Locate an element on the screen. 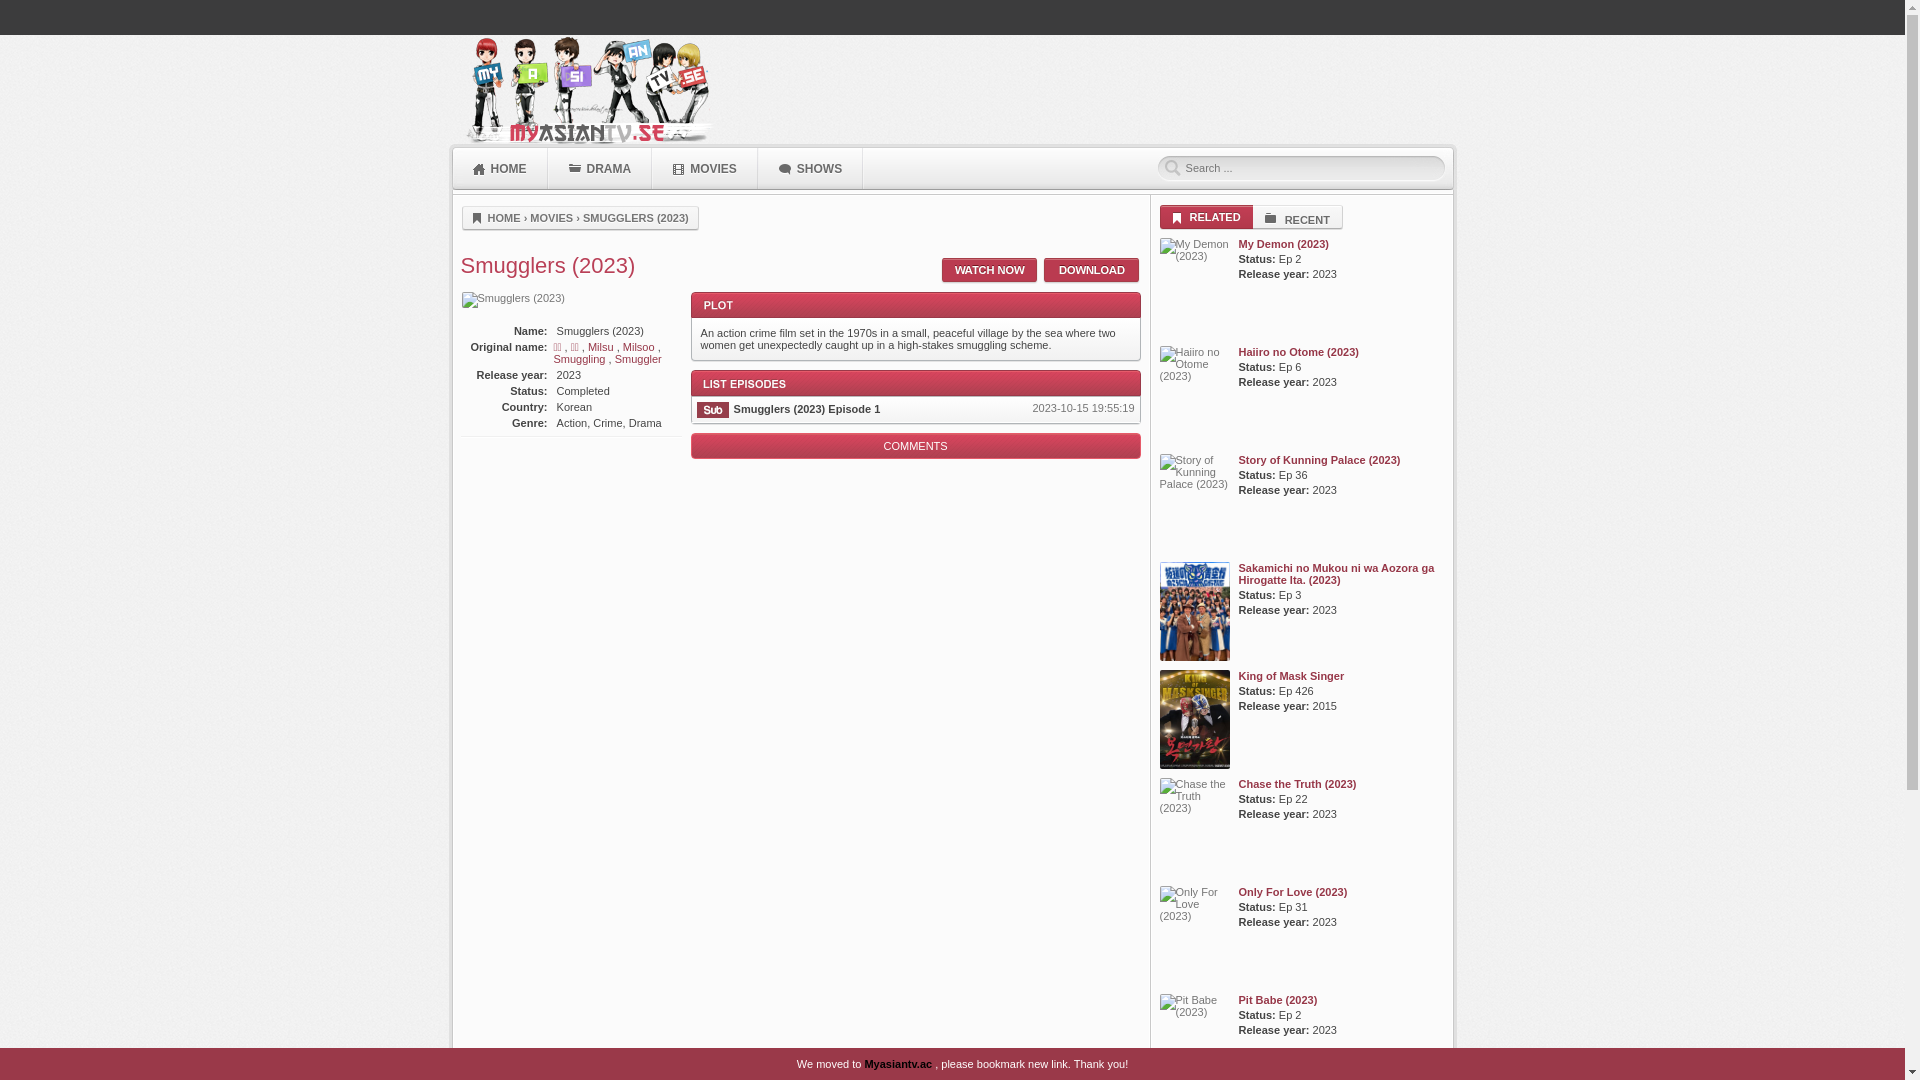 This screenshot has width=1920, height=1080. 'SHOWS' is located at coordinates (811, 174).